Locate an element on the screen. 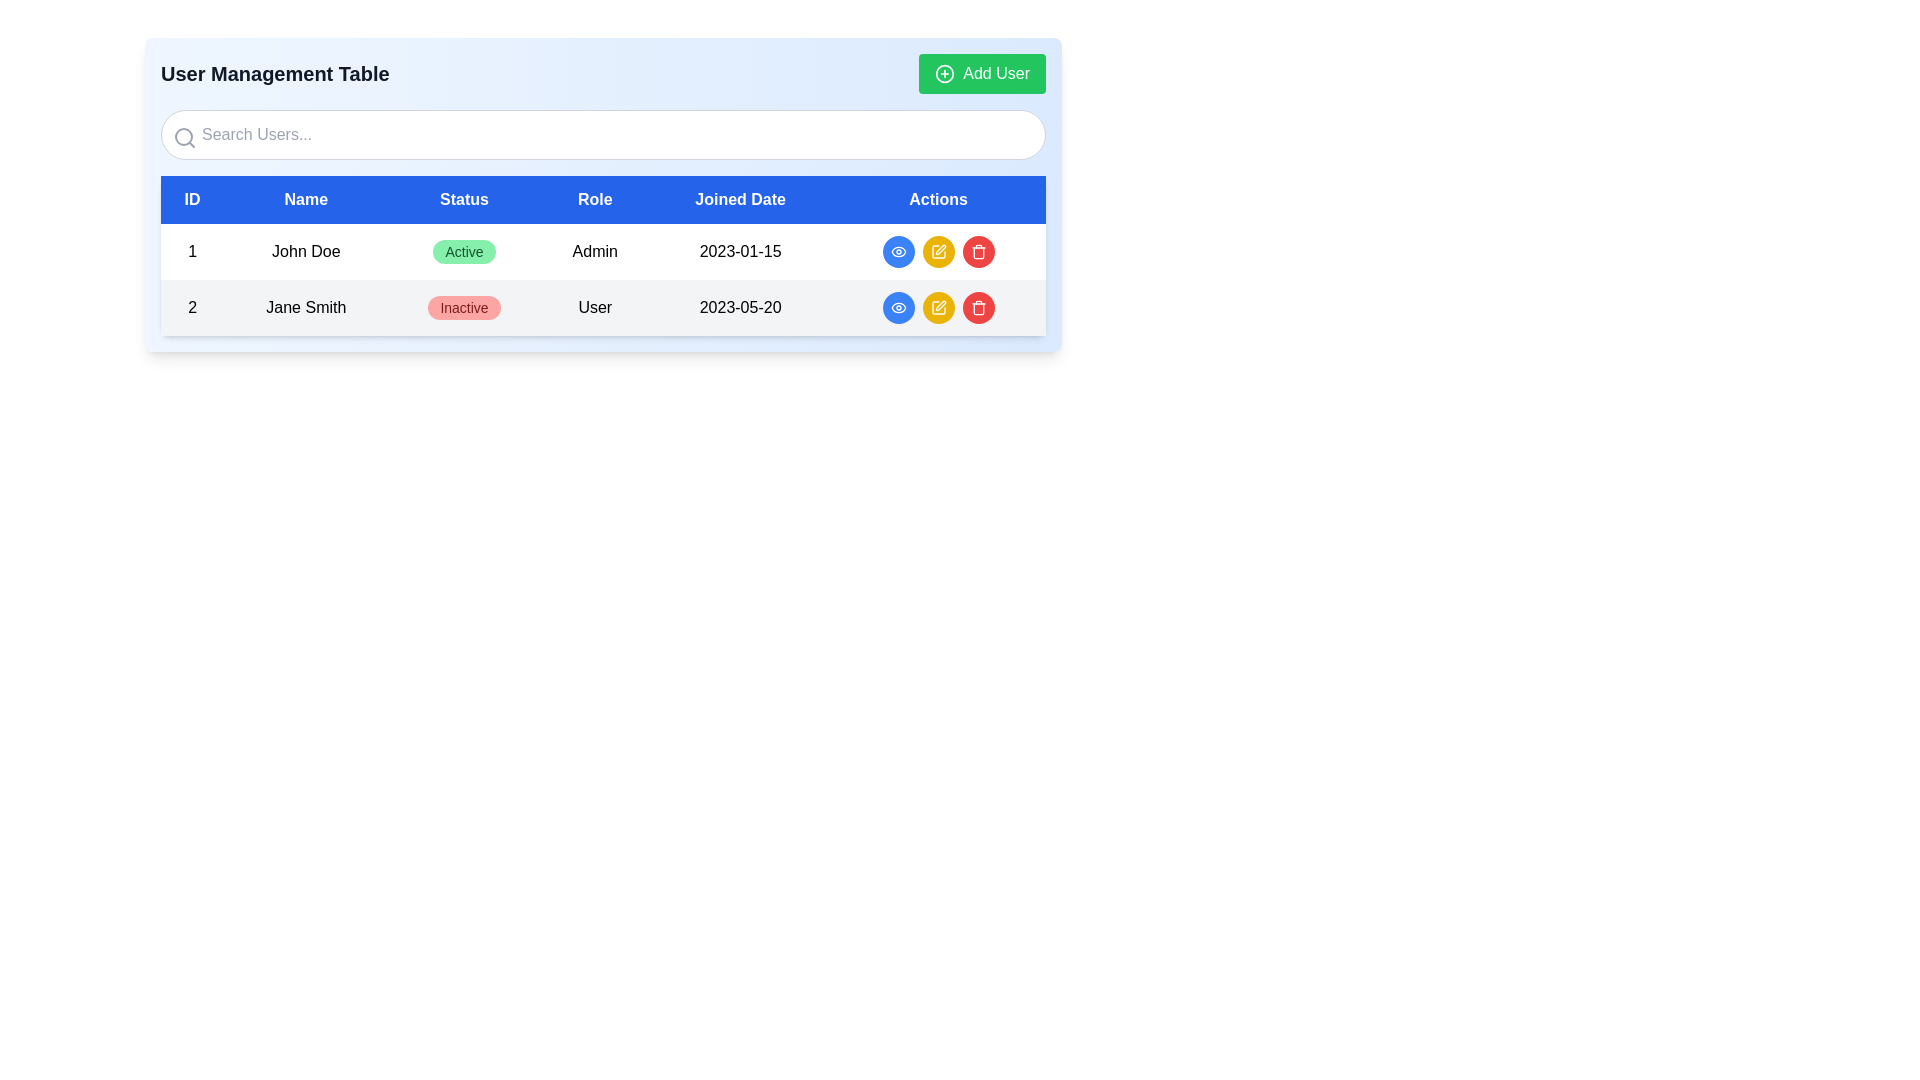 The height and width of the screenshot is (1080, 1920). the yellow circular button with a white pen icon is located at coordinates (937, 250).